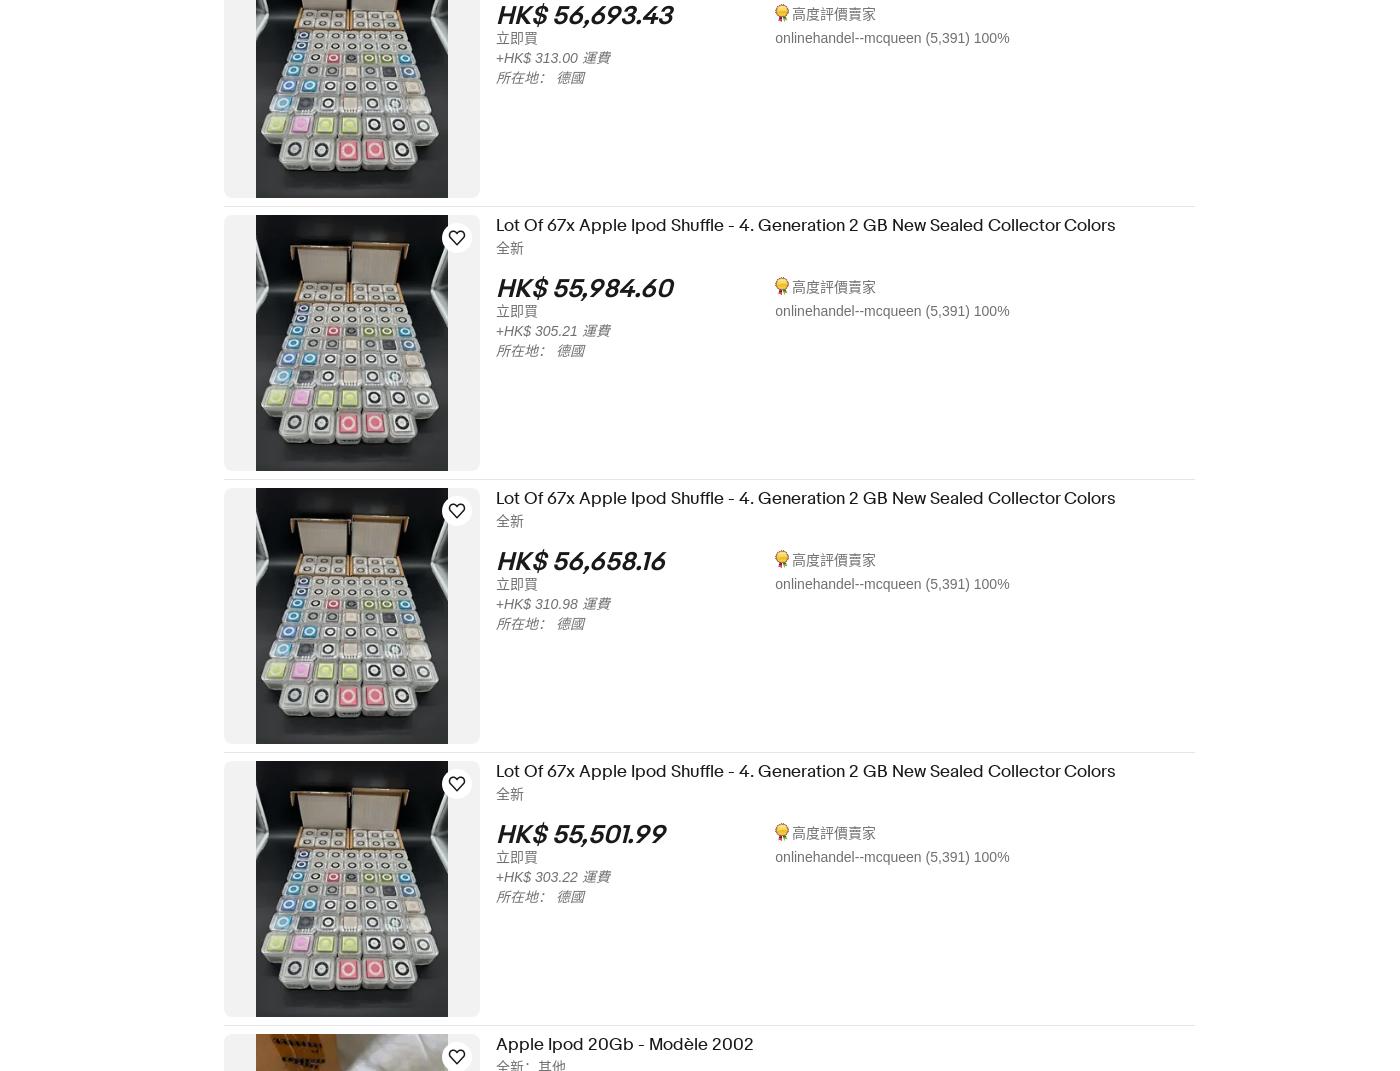  Describe the element at coordinates (593, 834) in the screenshot. I see `'HK$ 55,501.99'` at that location.